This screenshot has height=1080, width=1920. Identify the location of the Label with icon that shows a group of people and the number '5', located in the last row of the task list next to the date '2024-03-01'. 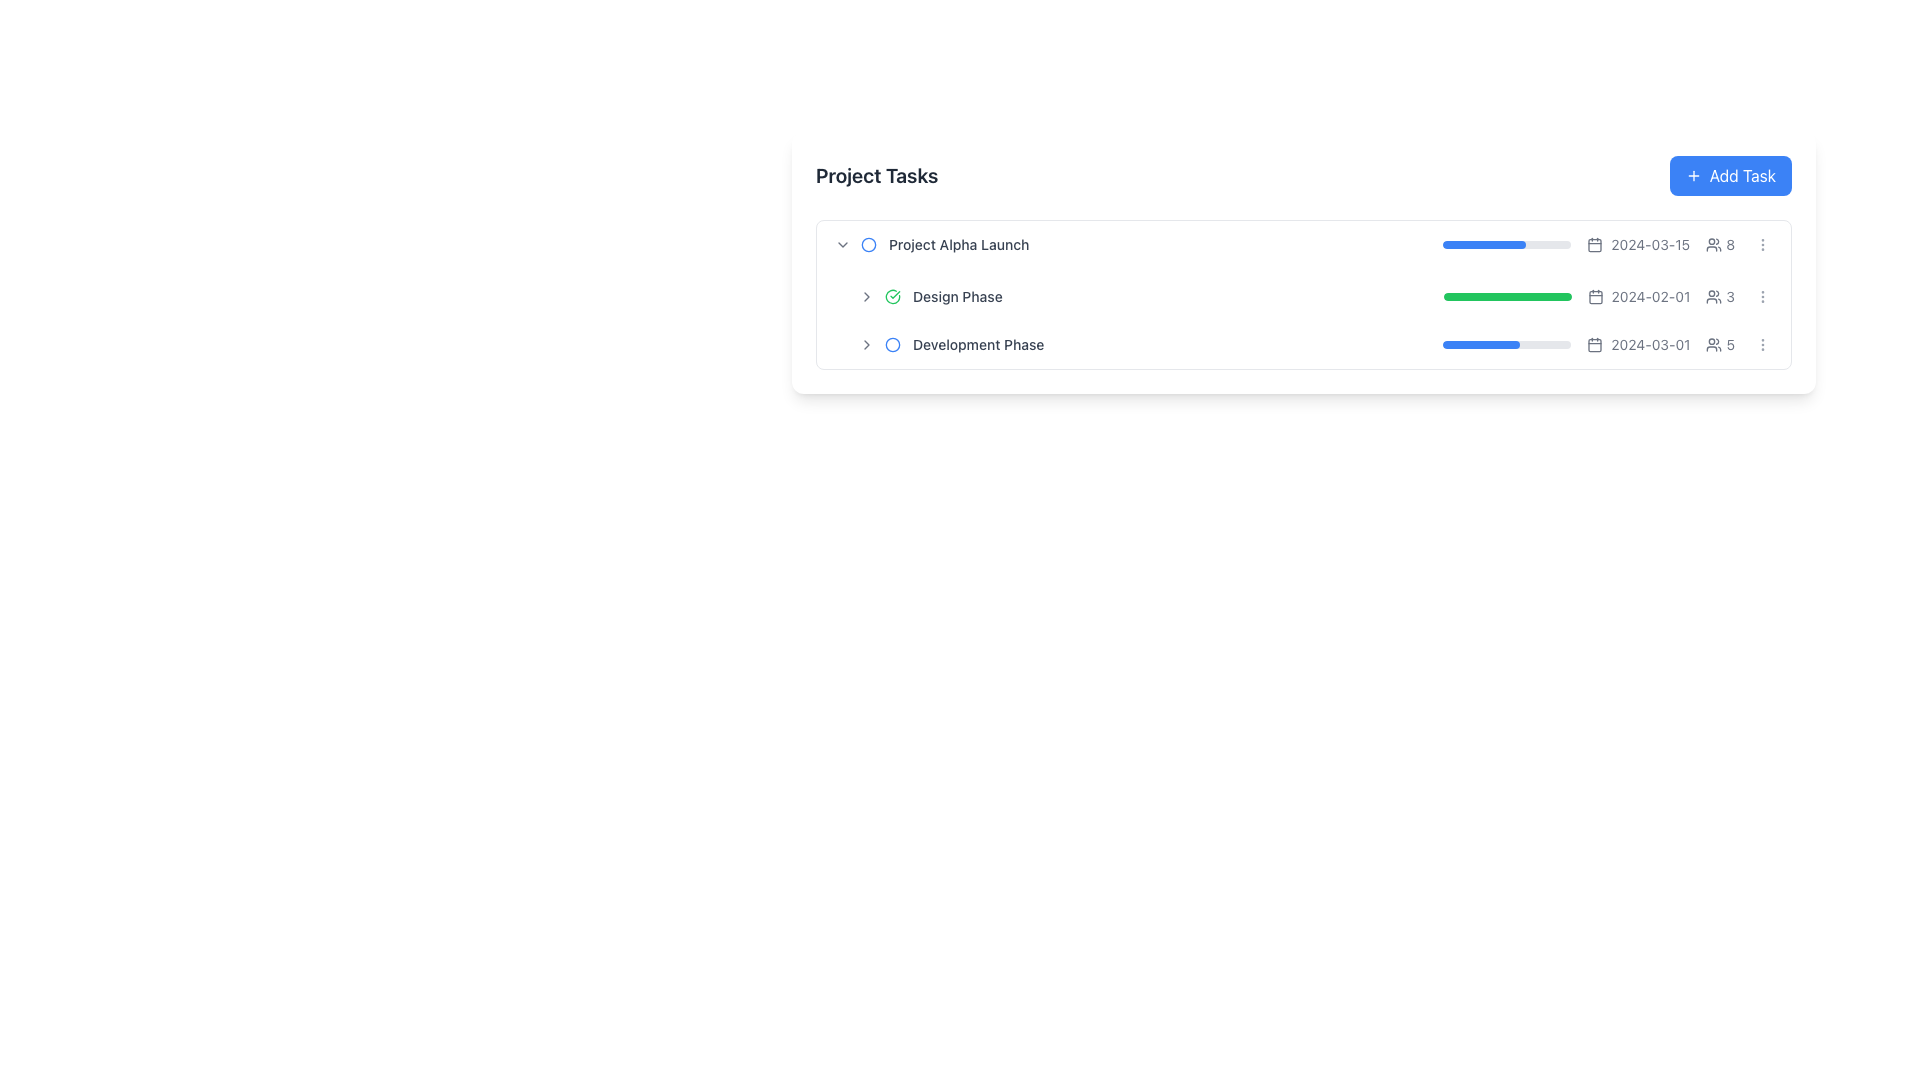
(1719, 343).